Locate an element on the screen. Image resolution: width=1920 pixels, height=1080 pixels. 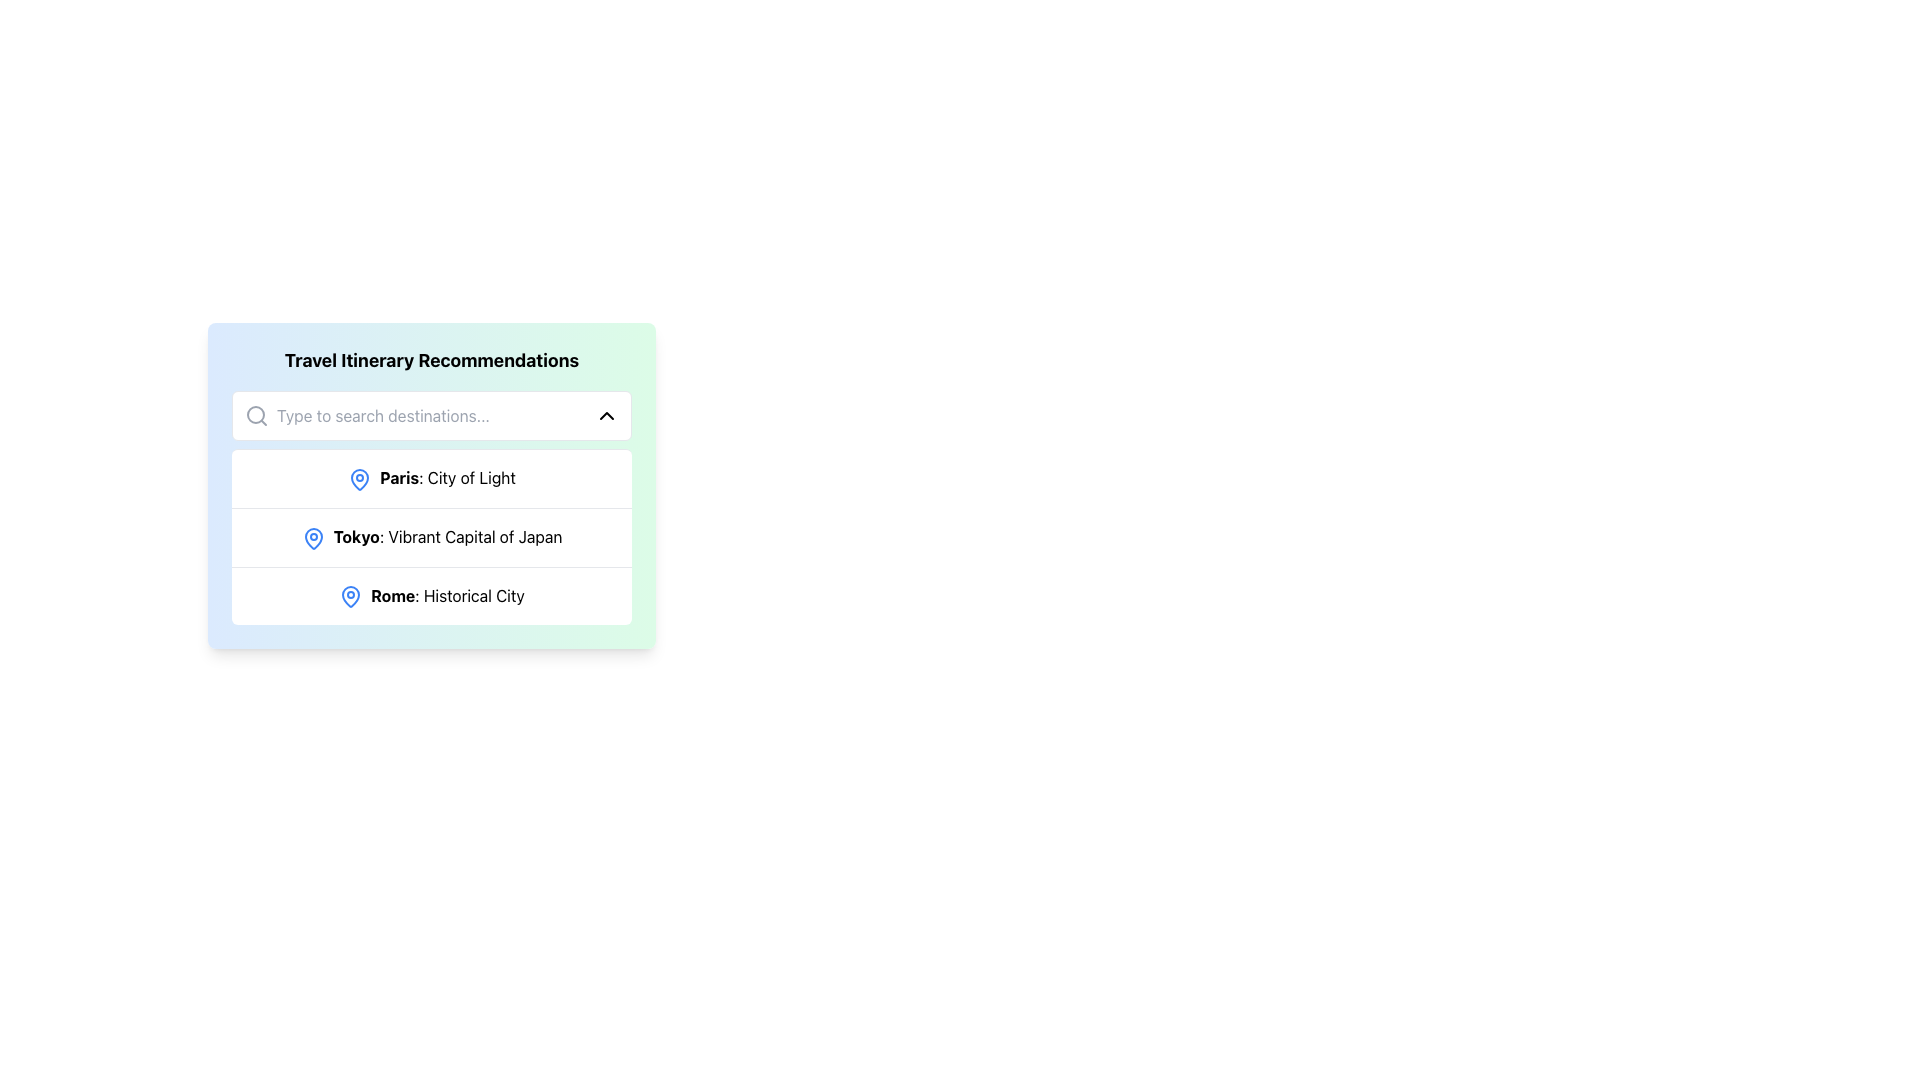
the Search bar with an input field and dropdown control is located at coordinates (431, 415).